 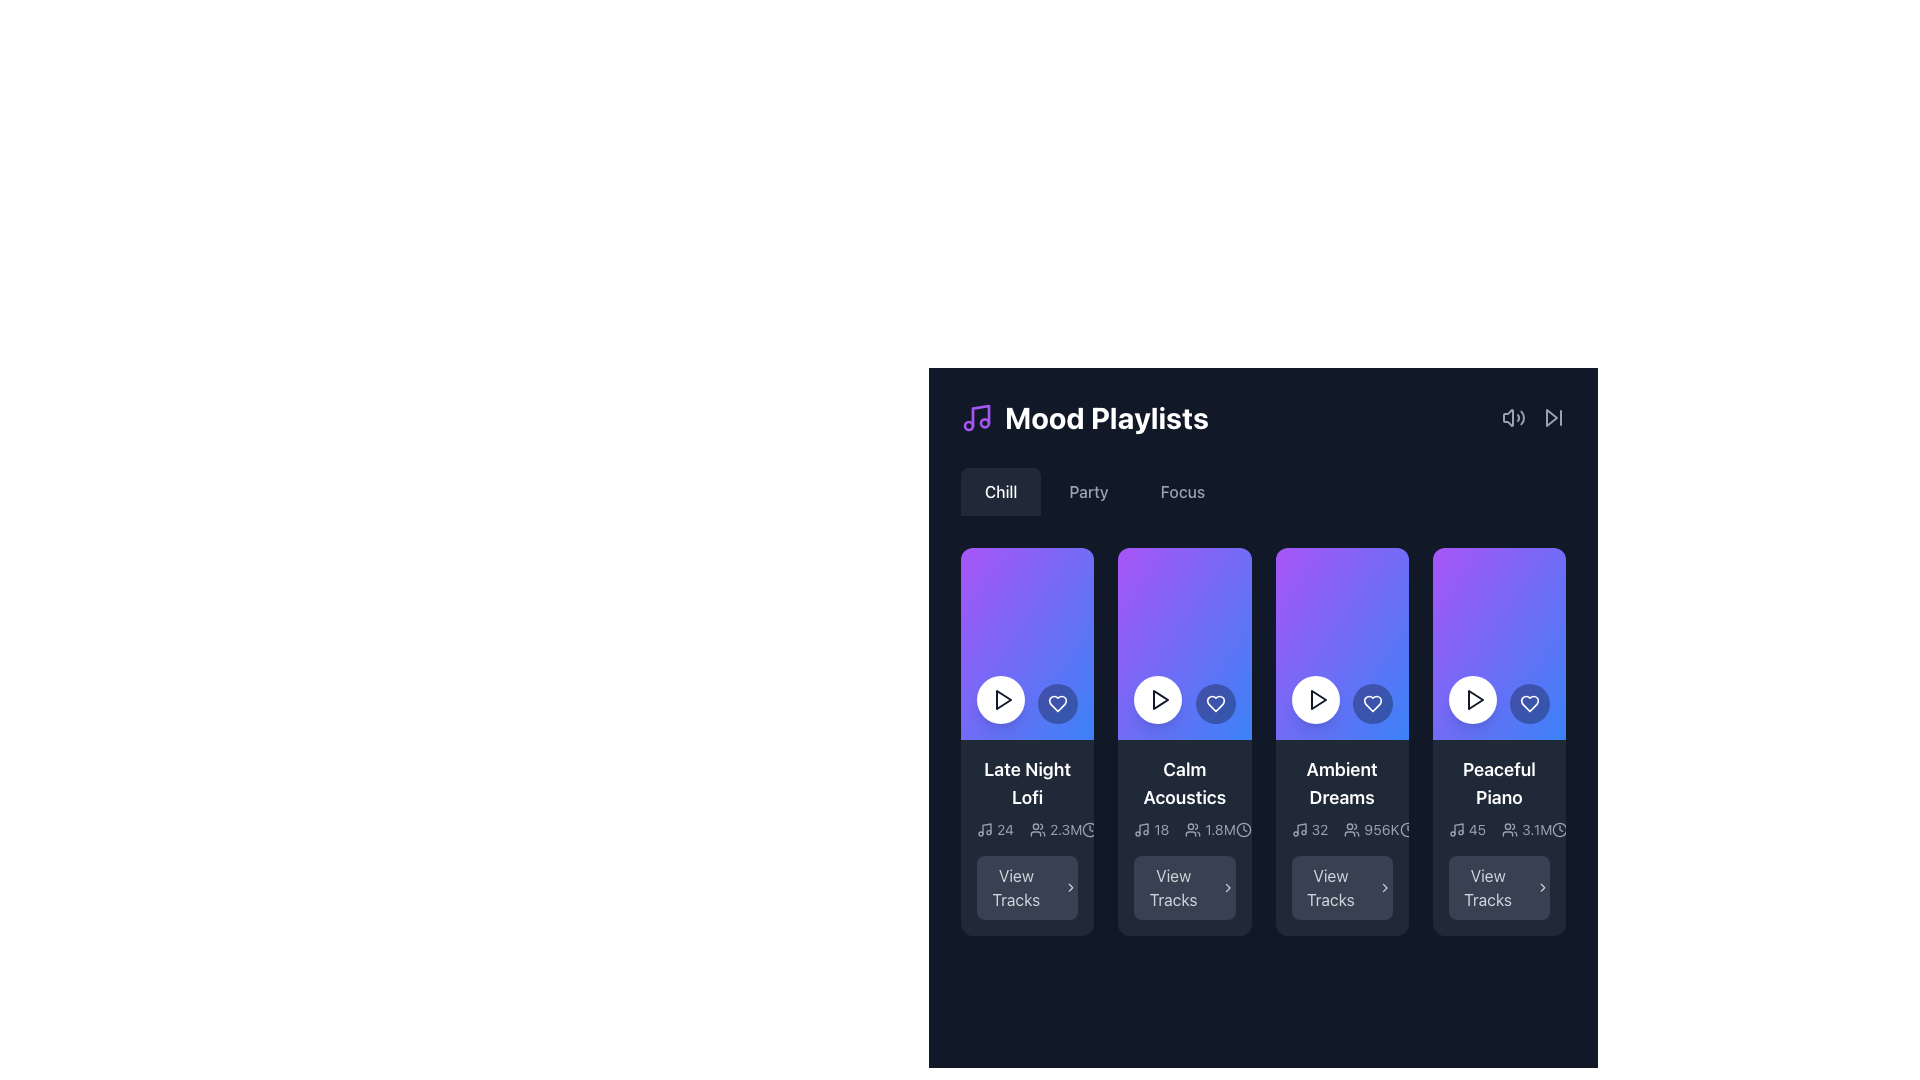 What do you see at coordinates (1456, 829) in the screenshot?
I see `the SVG music icon located on the rightmost card in the grid under the 'Mood Playlists' title, part of the 'Peaceful Piano' card, which shows a count of '45'` at bounding box center [1456, 829].